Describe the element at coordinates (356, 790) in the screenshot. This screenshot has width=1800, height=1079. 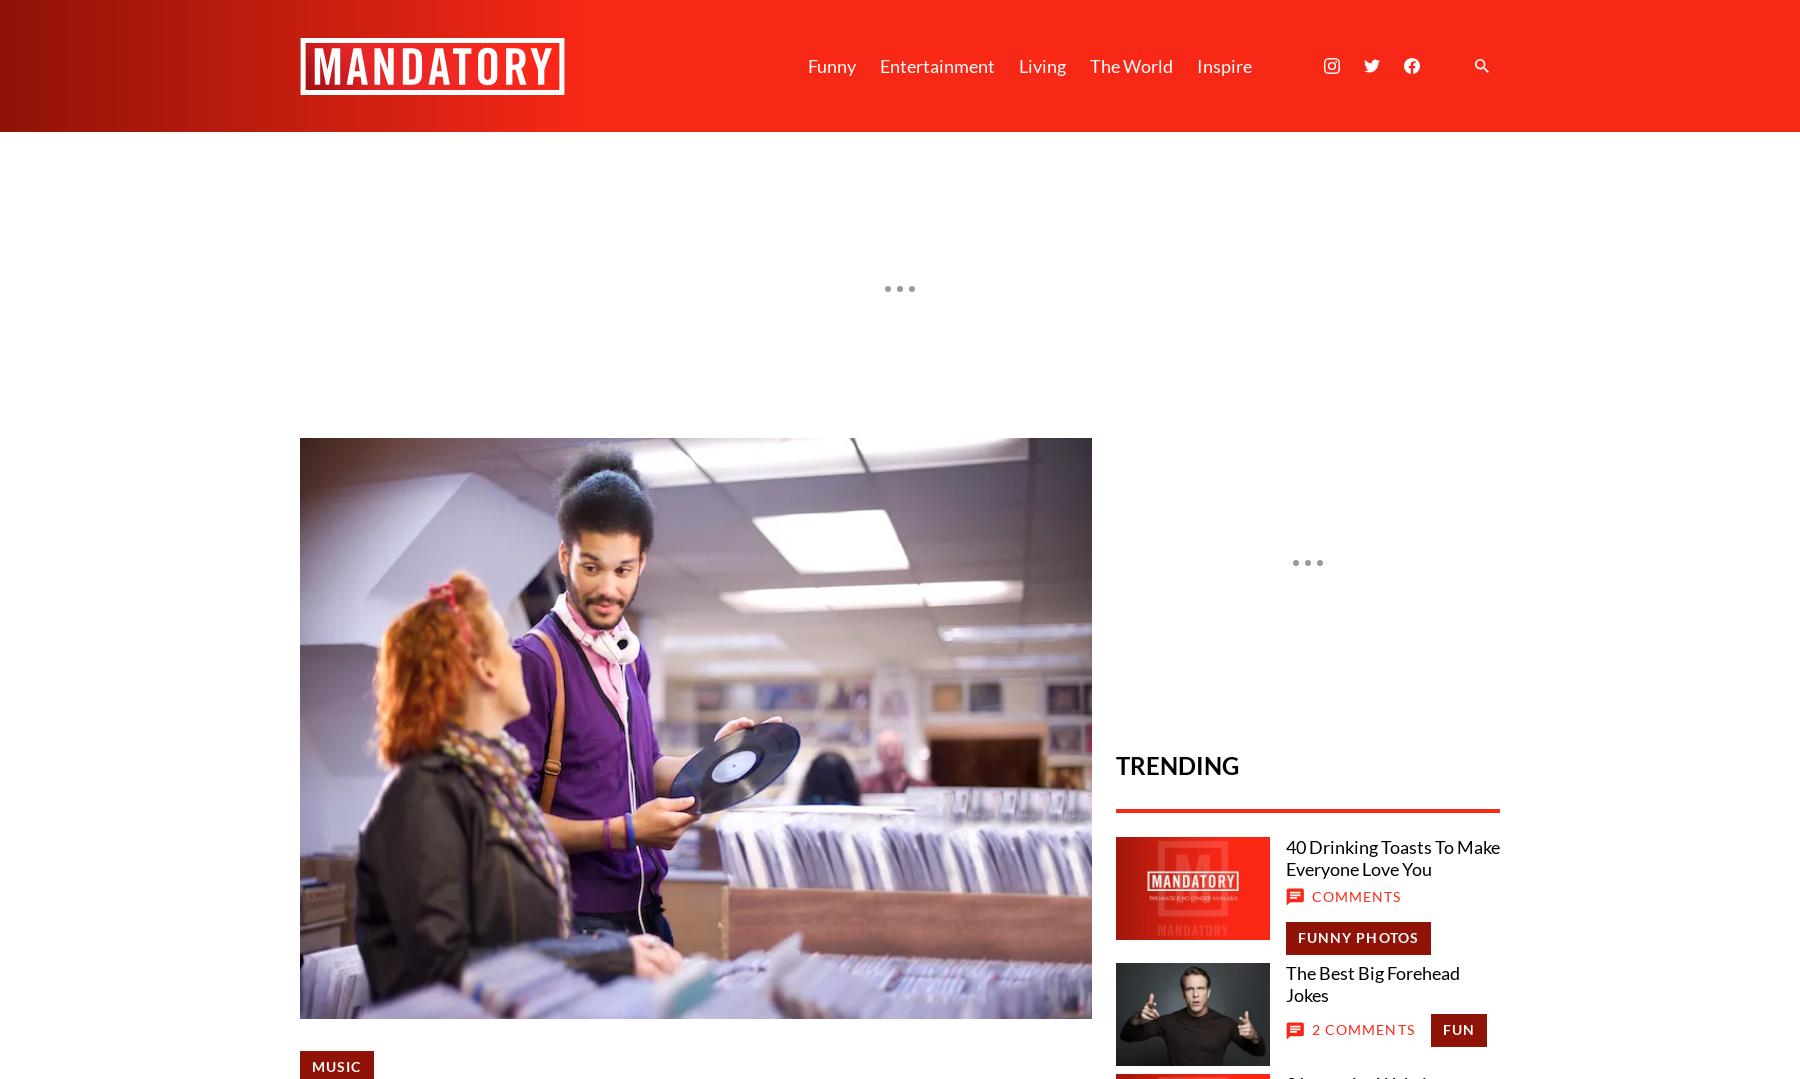
I see `'Musicians'` at that location.